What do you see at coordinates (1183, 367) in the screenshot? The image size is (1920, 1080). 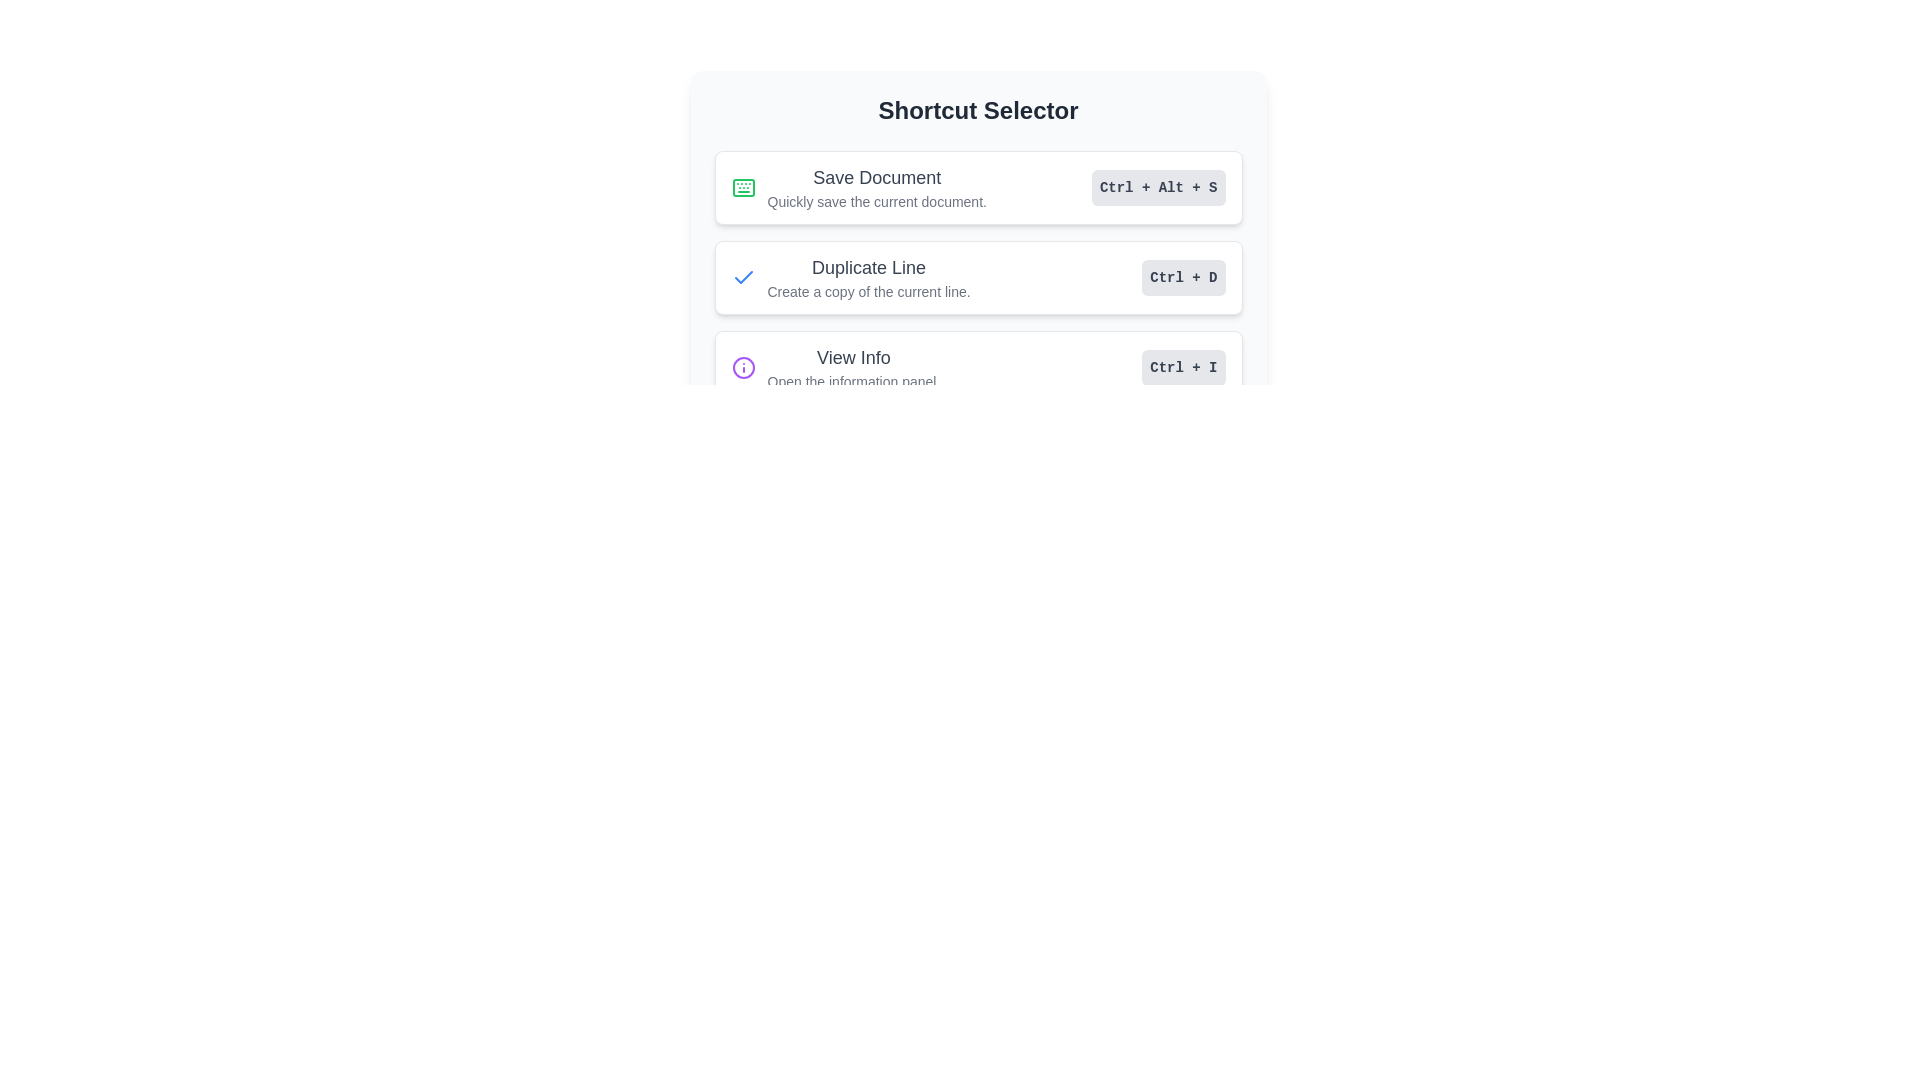 I see `the 'Ctrl + I' keyboard shortcut label styled as a button located in the 'View Info' section of the 'Shortcut Selector' interface` at bounding box center [1183, 367].